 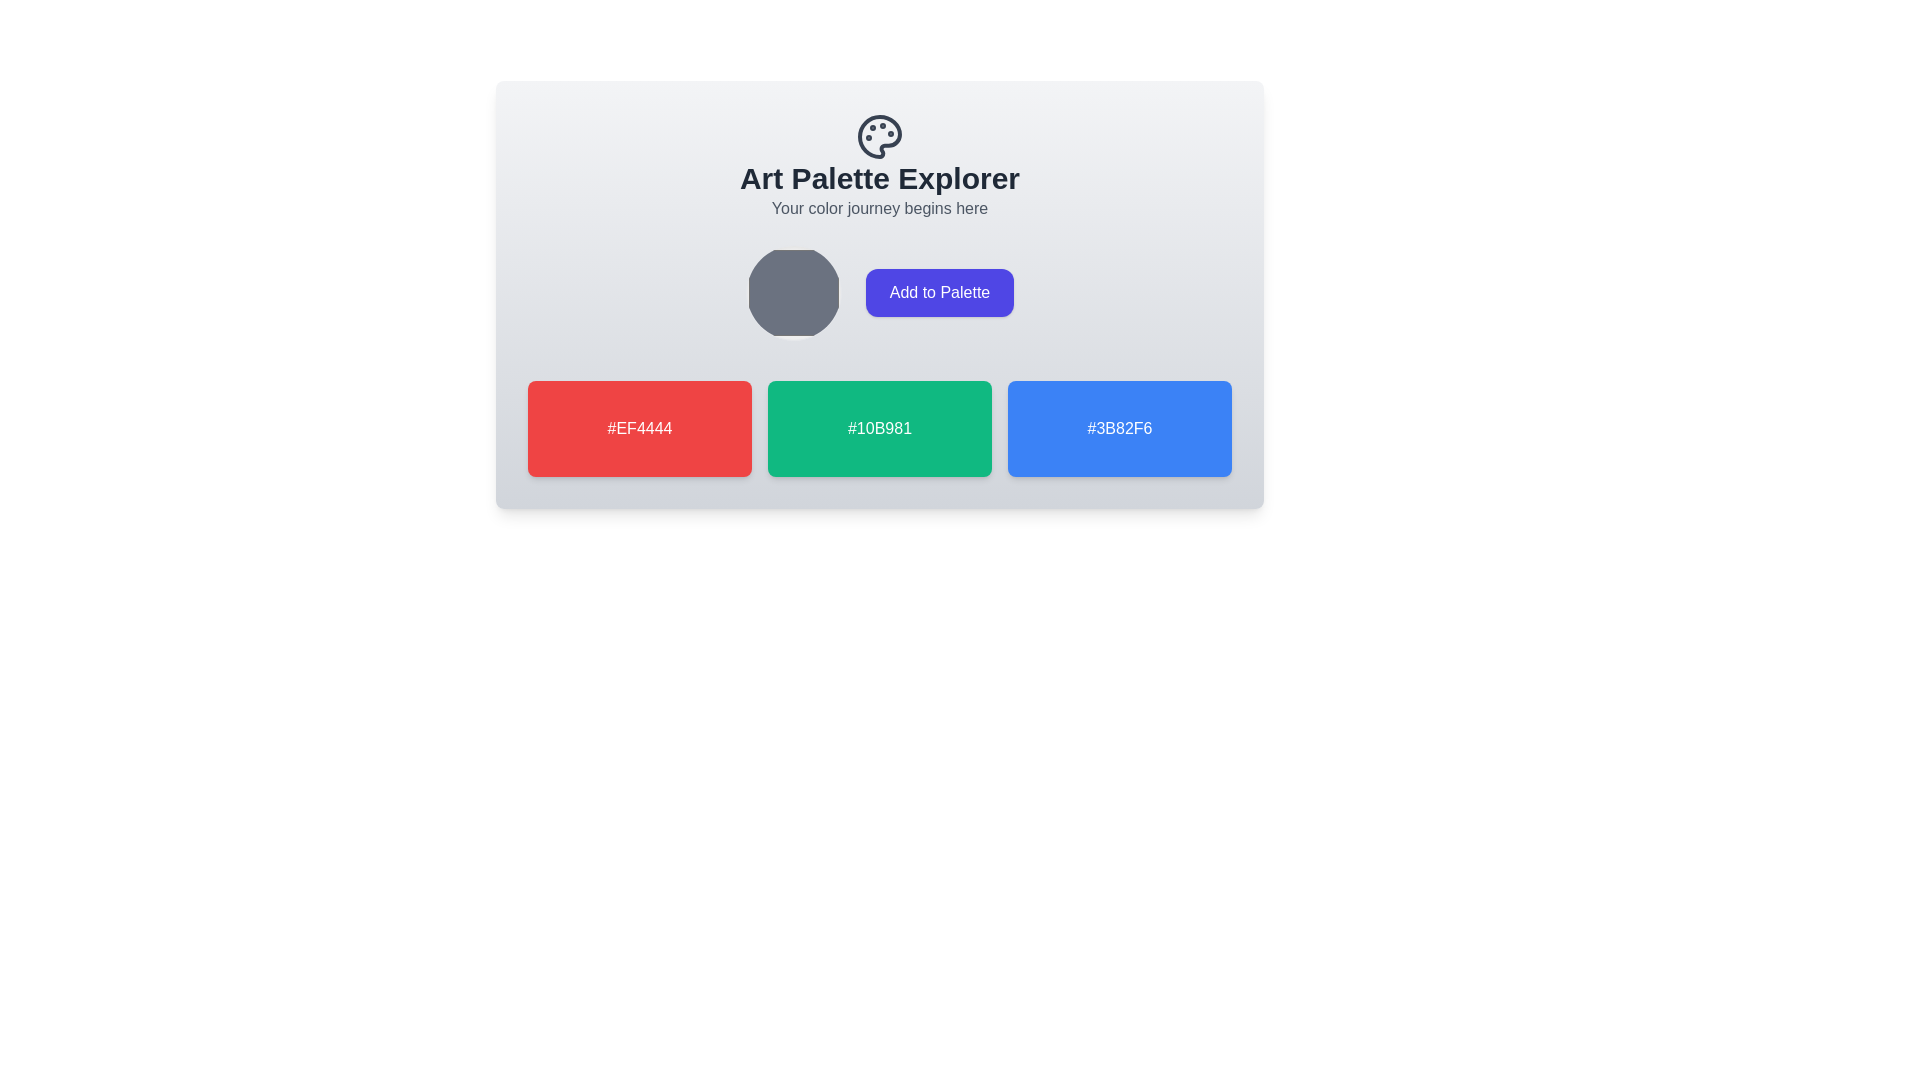 I want to click on the appearance of the visual display element with a vivid blue background and white text '#3B82F6', positioned at the bottom center of the interface, so click(x=1118, y=427).